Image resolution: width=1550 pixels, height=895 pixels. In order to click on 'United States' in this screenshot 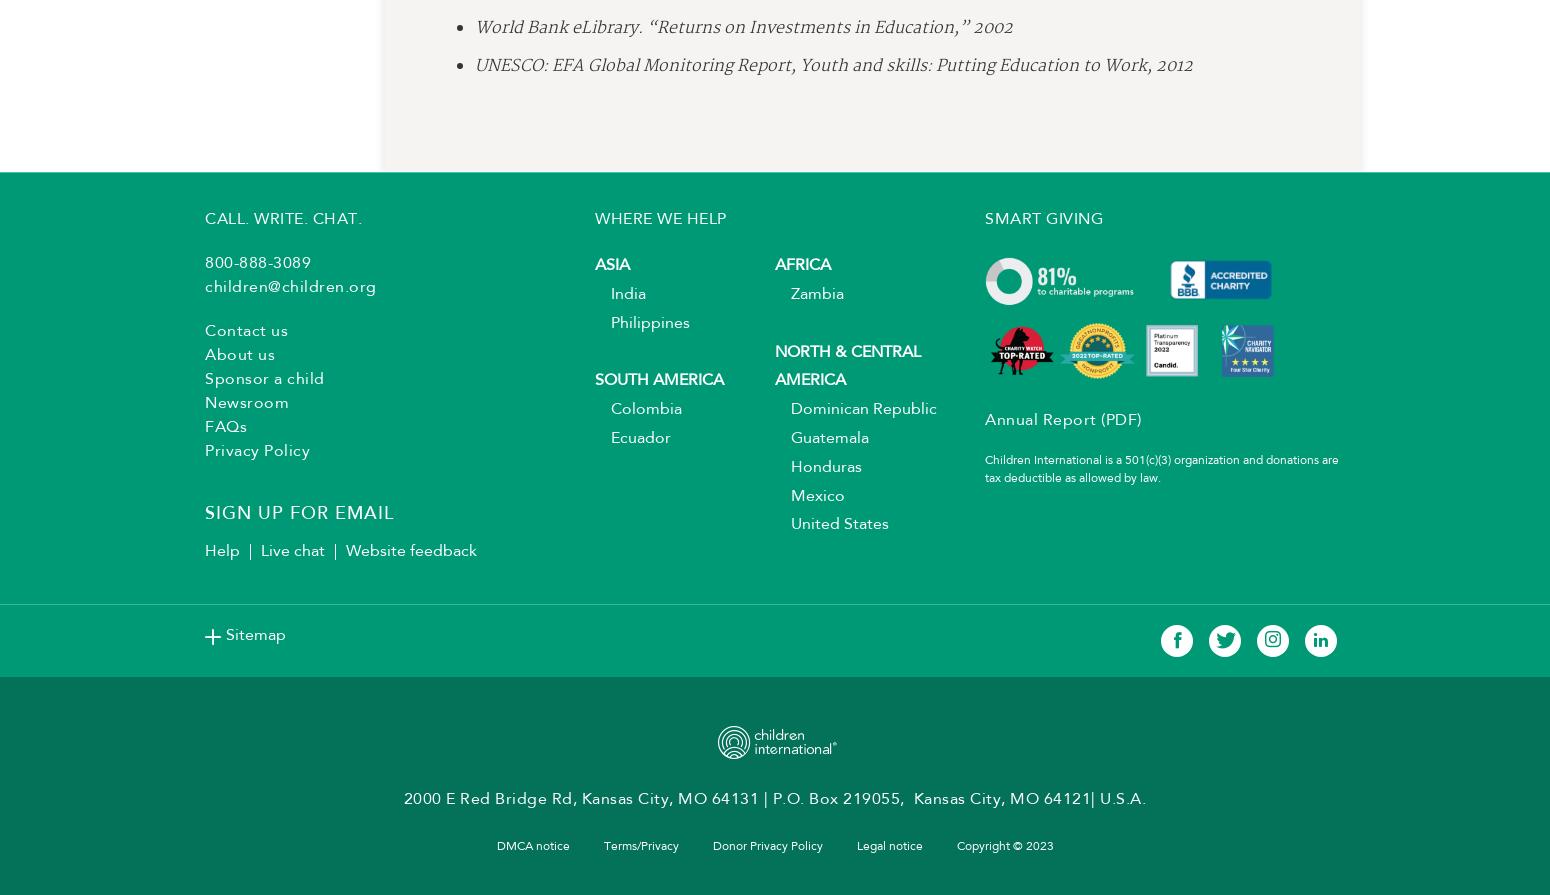, I will do `click(831, 531)`.